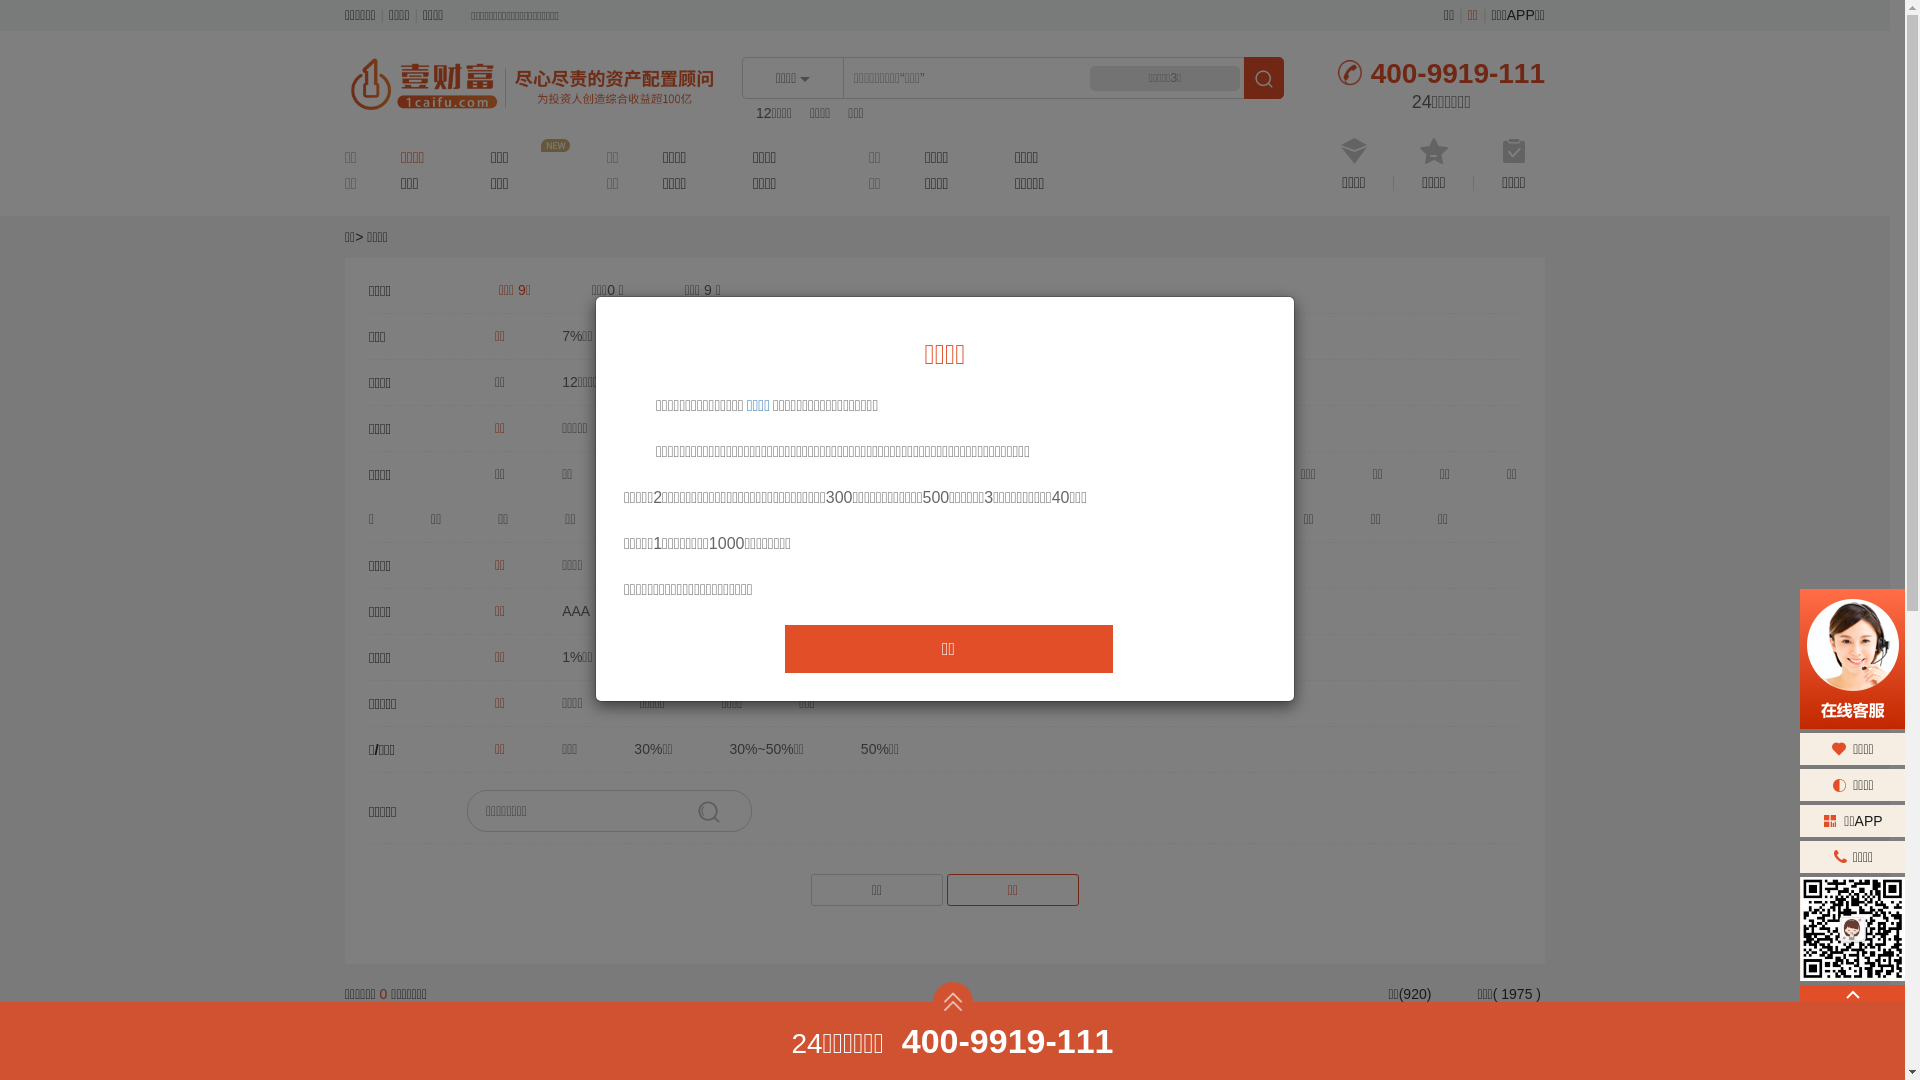 The width and height of the screenshot is (1920, 1080). I want to click on 'B', so click(920, 609).